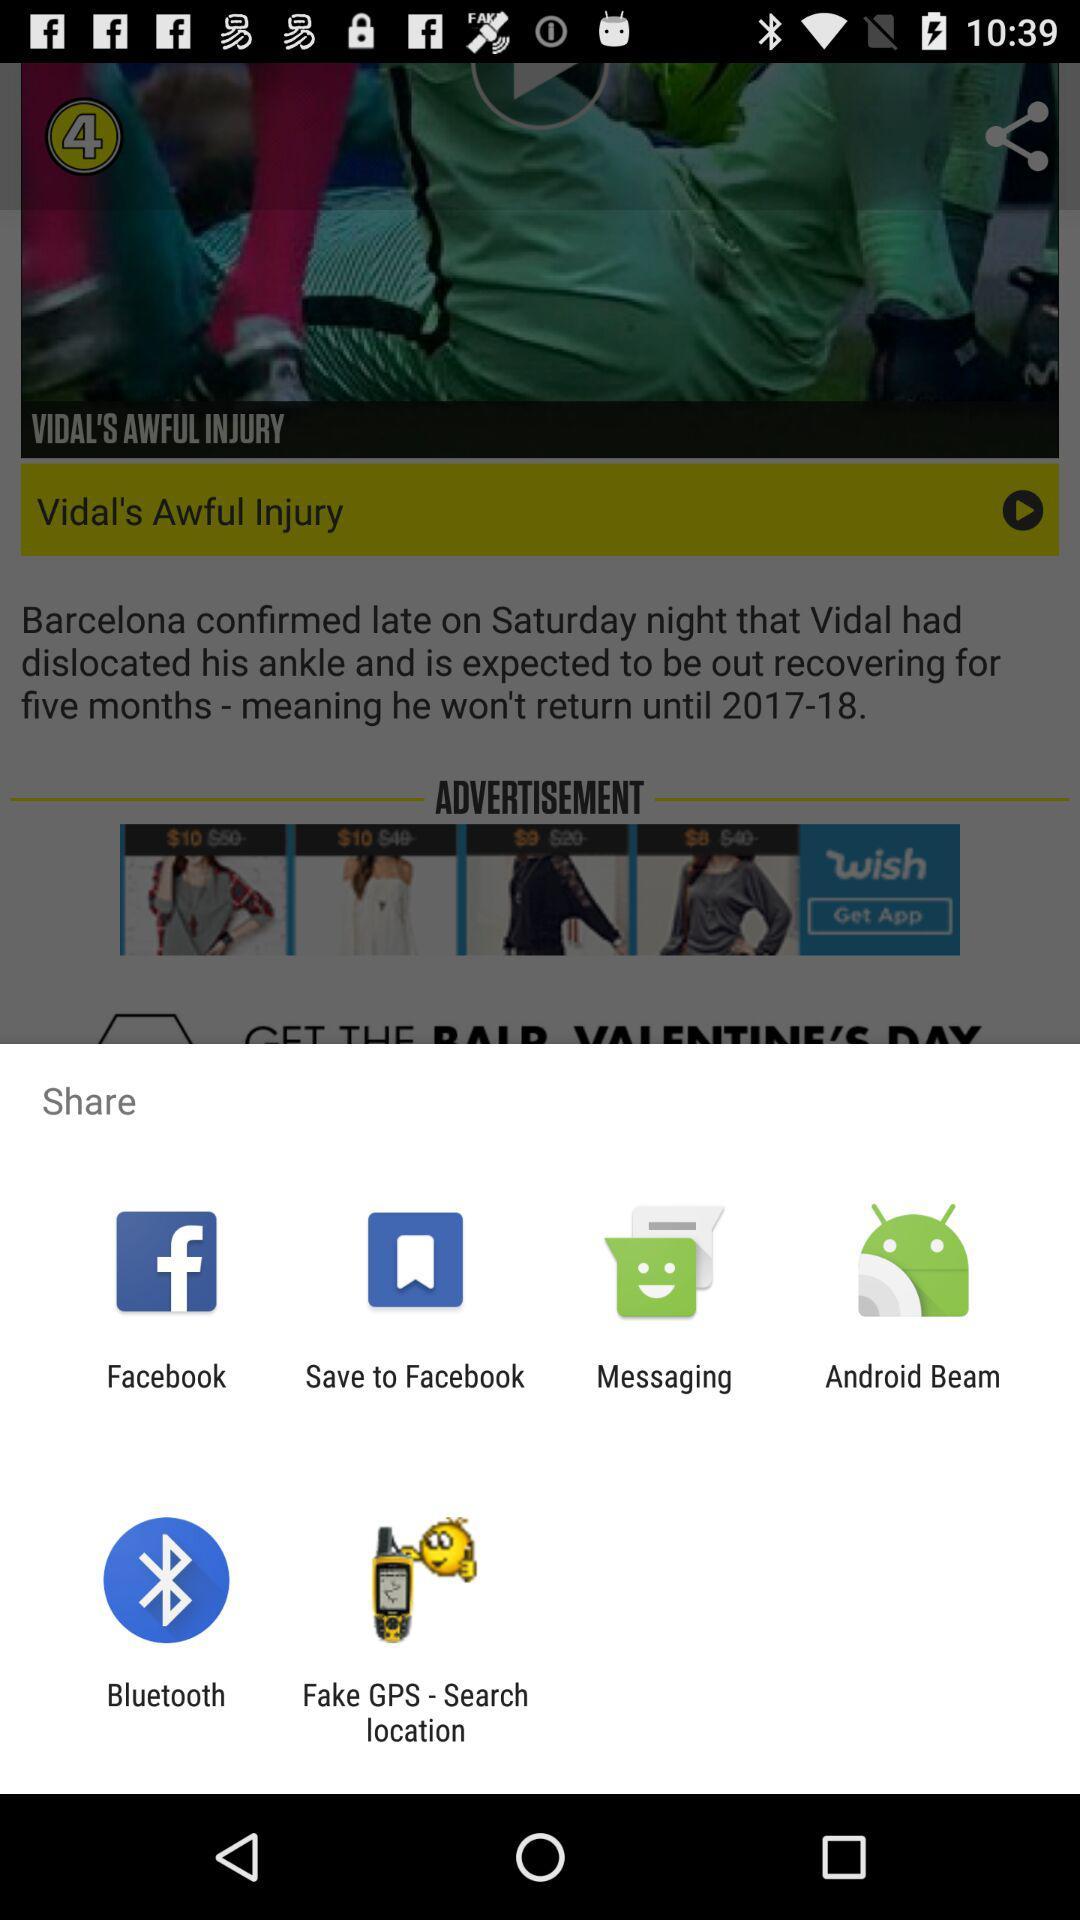 The width and height of the screenshot is (1080, 1920). What do you see at coordinates (913, 1392) in the screenshot?
I see `item to the right of the messaging app` at bounding box center [913, 1392].